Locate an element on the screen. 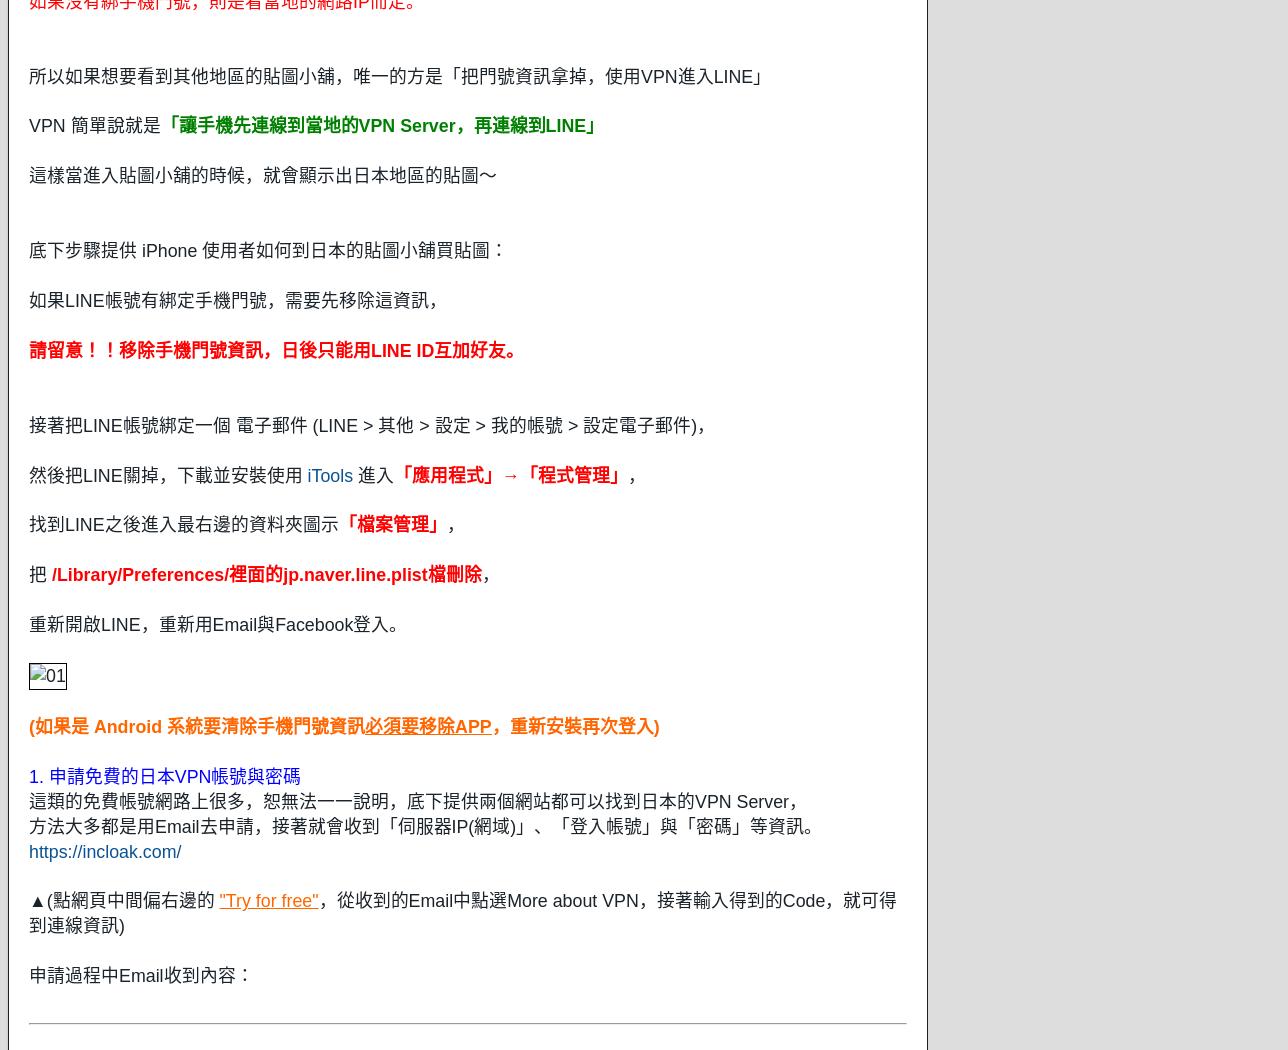 The width and height of the screenshot is (1288, 1050). '(如果是 Android 系統要清除手機門號資訊' is located at coordinates (197, 724).